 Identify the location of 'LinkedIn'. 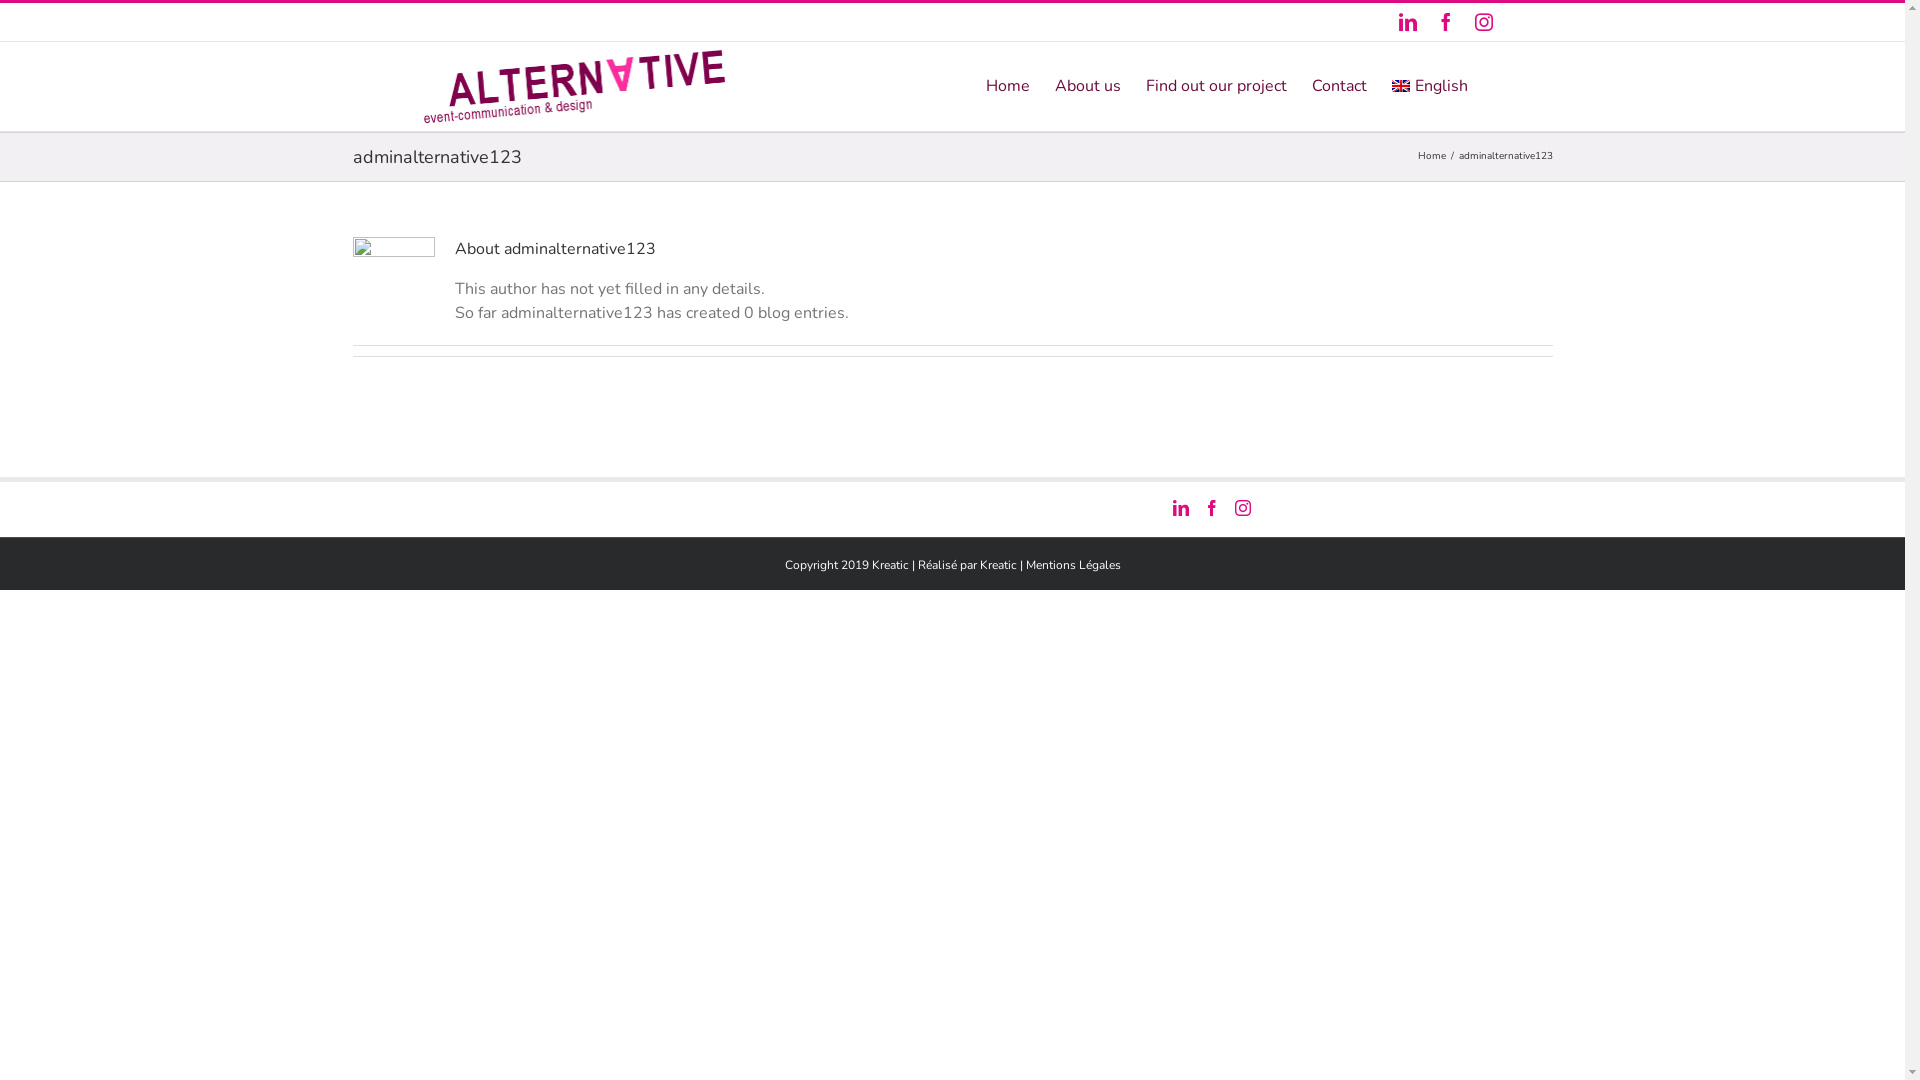
(1405, 22).